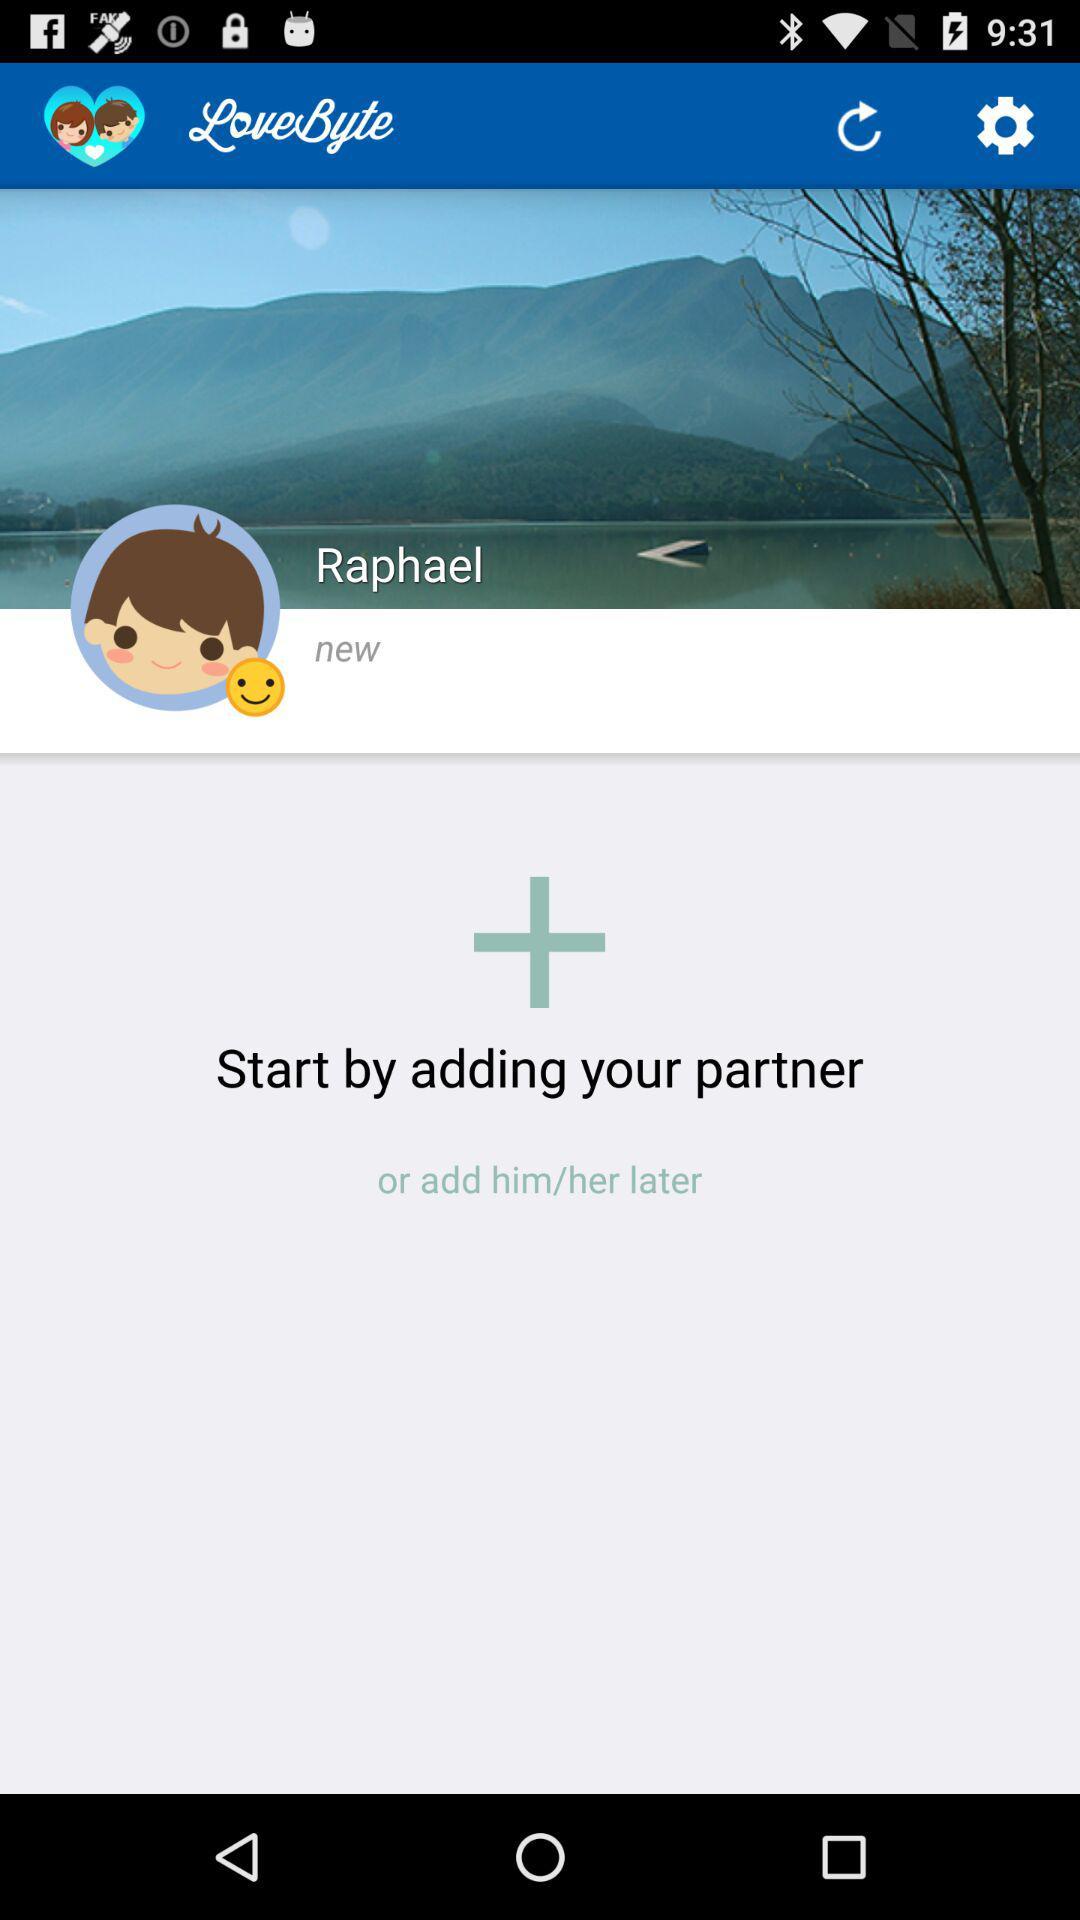 The height and width of the screenshot is (1920, 1080). Describe the element at coordinates (540, 1179) in the screenshot. I see `or add him` at that location.